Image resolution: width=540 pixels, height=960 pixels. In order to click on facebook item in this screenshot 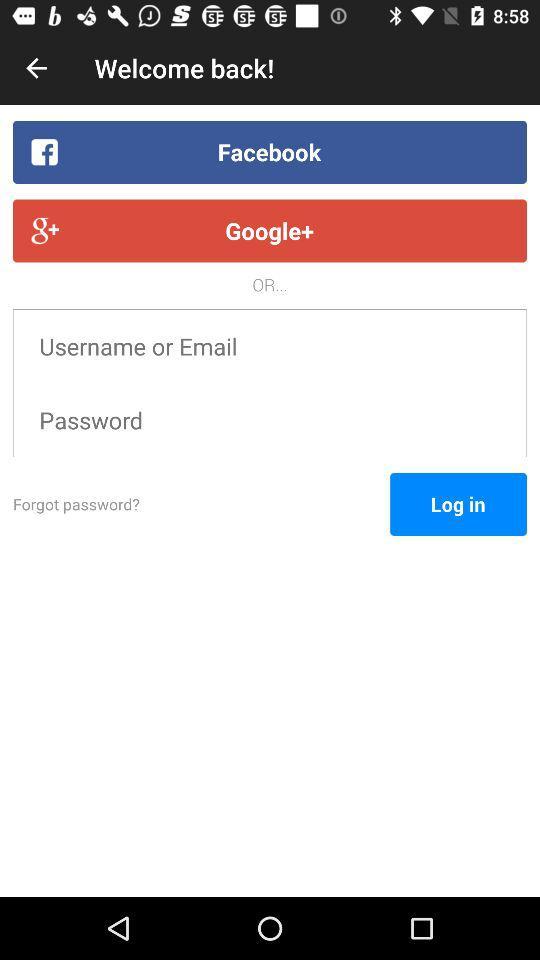, I will do `click(270, 151)`.